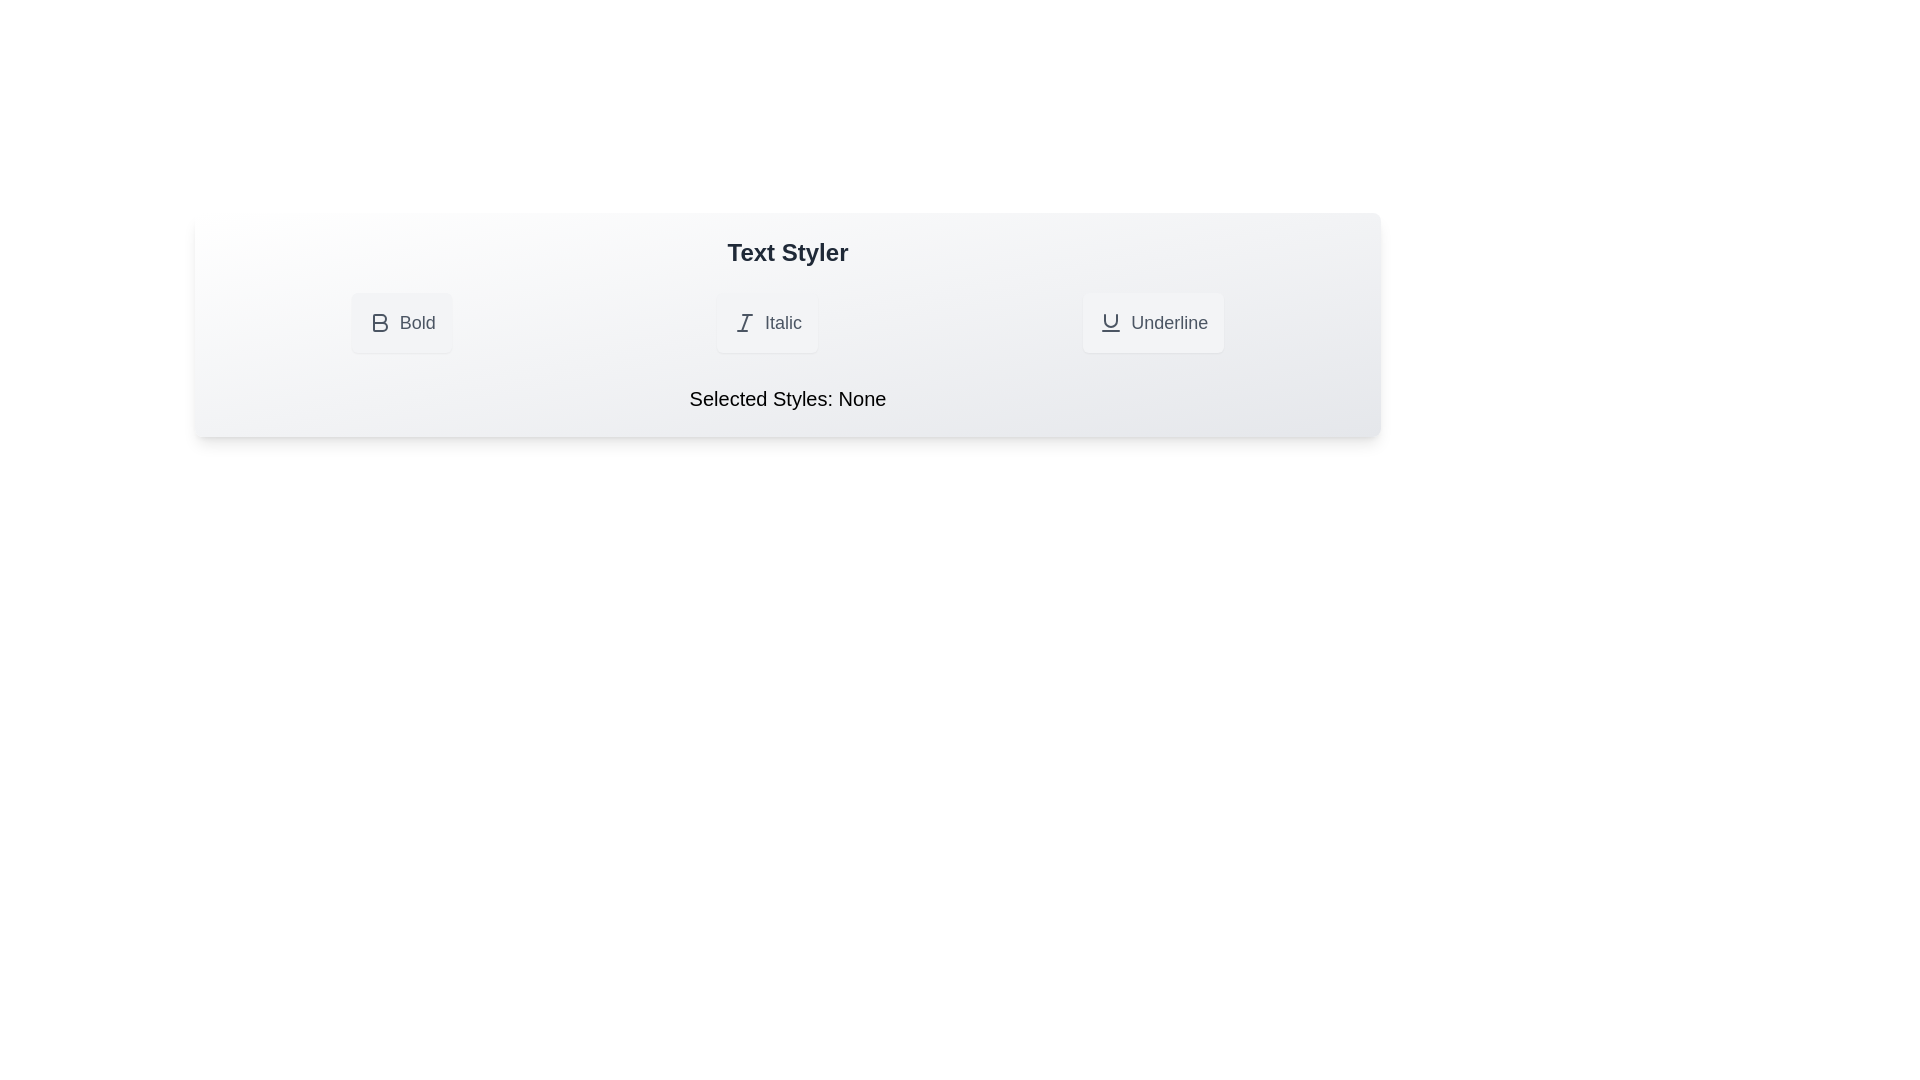 The width and height of the screenshot is (1920, 1080). What do you see at coordinates (400, 322) in the screenshot?
I see `the 'Bold' button to toggle the bold style for the text` at bounding box center [400, 322].